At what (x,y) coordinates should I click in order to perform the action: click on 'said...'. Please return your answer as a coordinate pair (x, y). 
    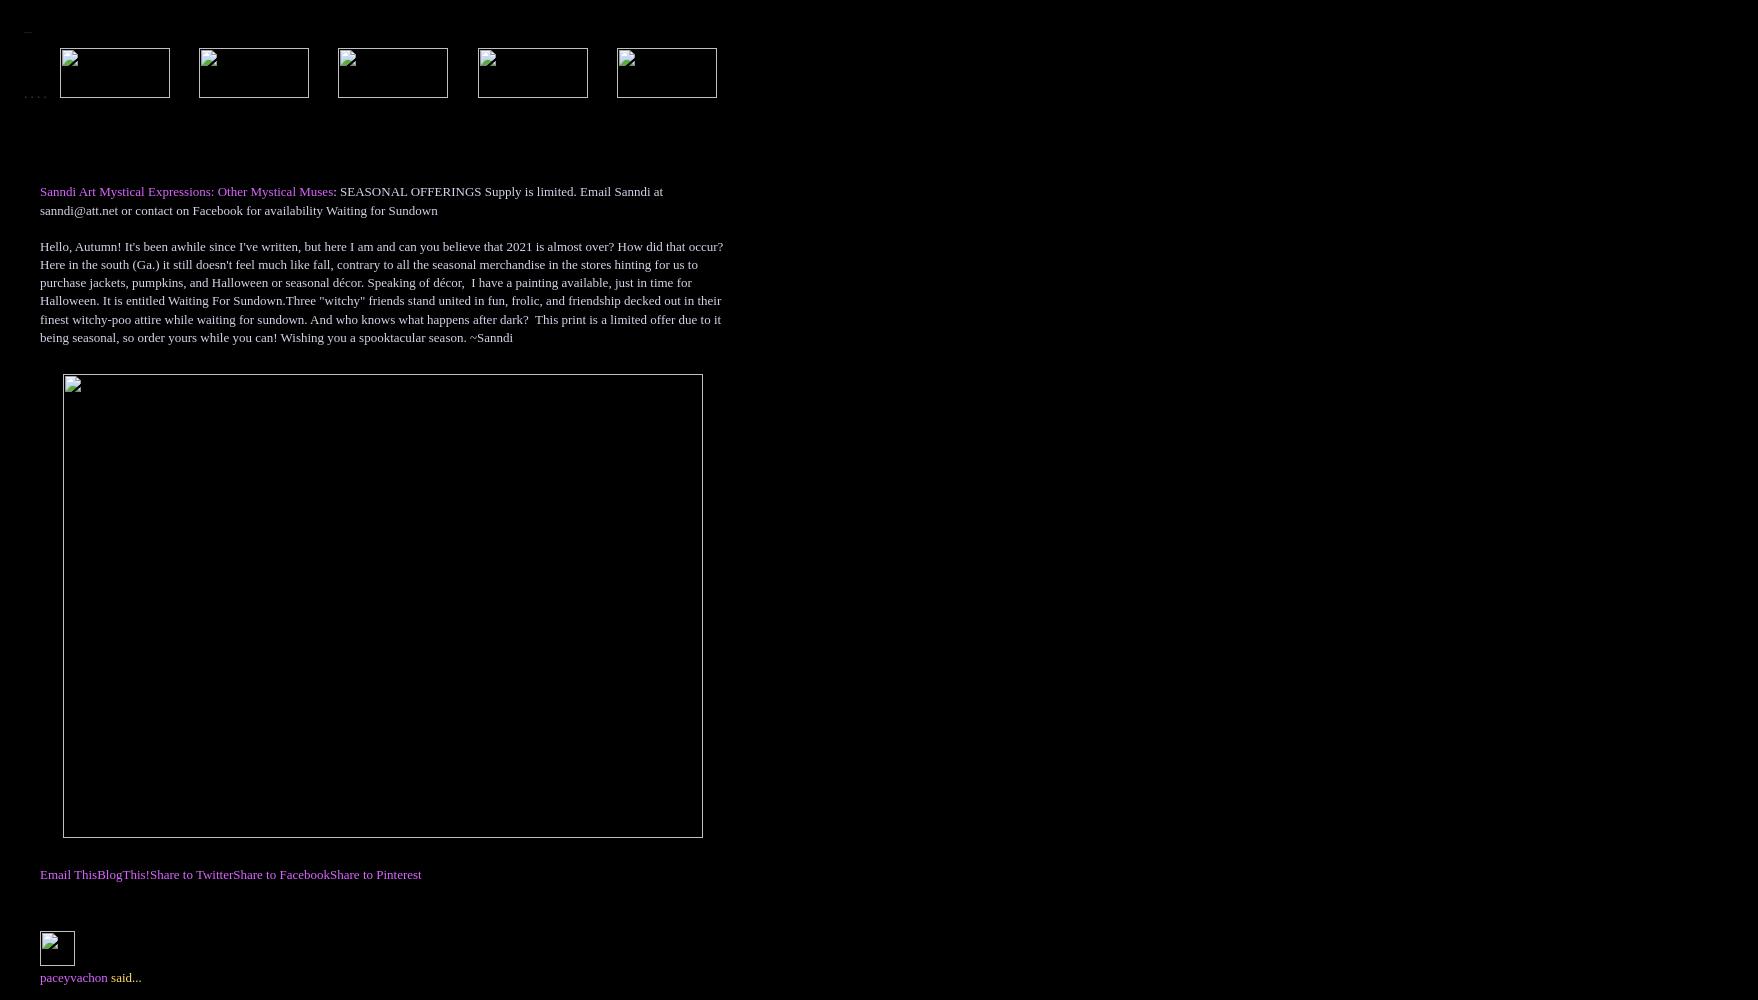
    Looking at the image, I should click on (123, 975).